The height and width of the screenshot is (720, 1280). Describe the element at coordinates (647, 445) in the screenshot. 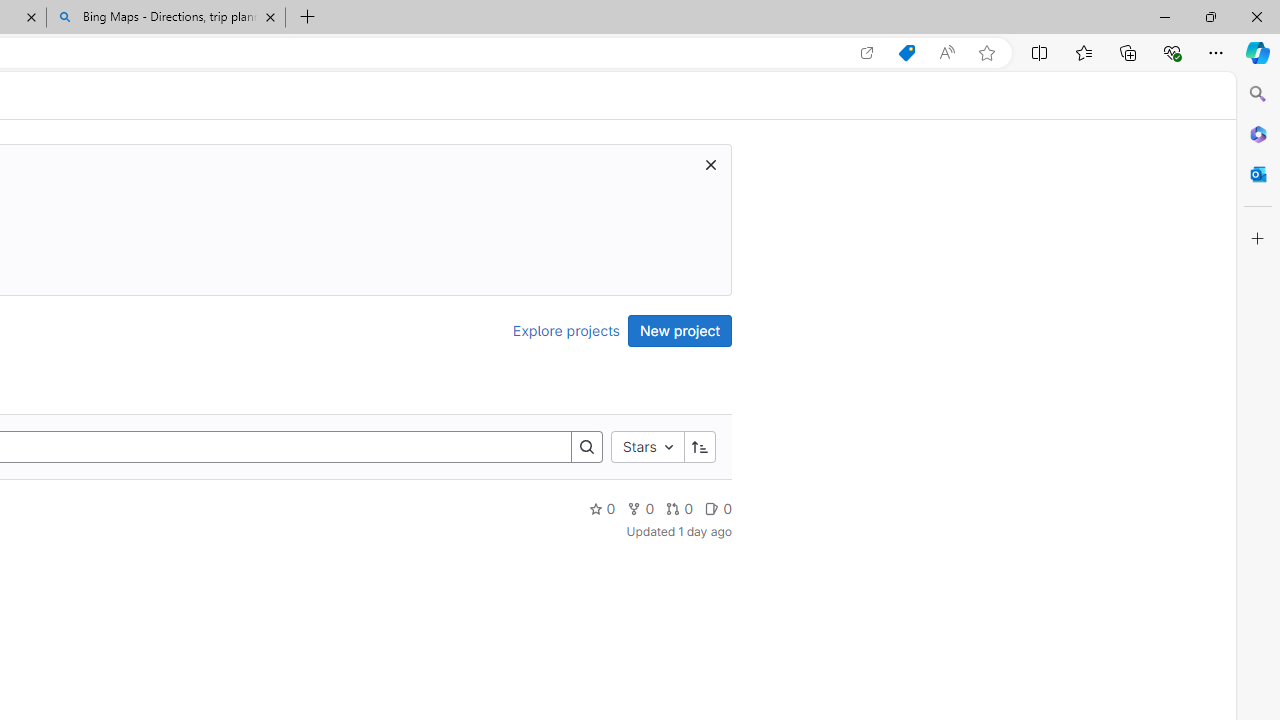

I see `'Stars'` at that location.